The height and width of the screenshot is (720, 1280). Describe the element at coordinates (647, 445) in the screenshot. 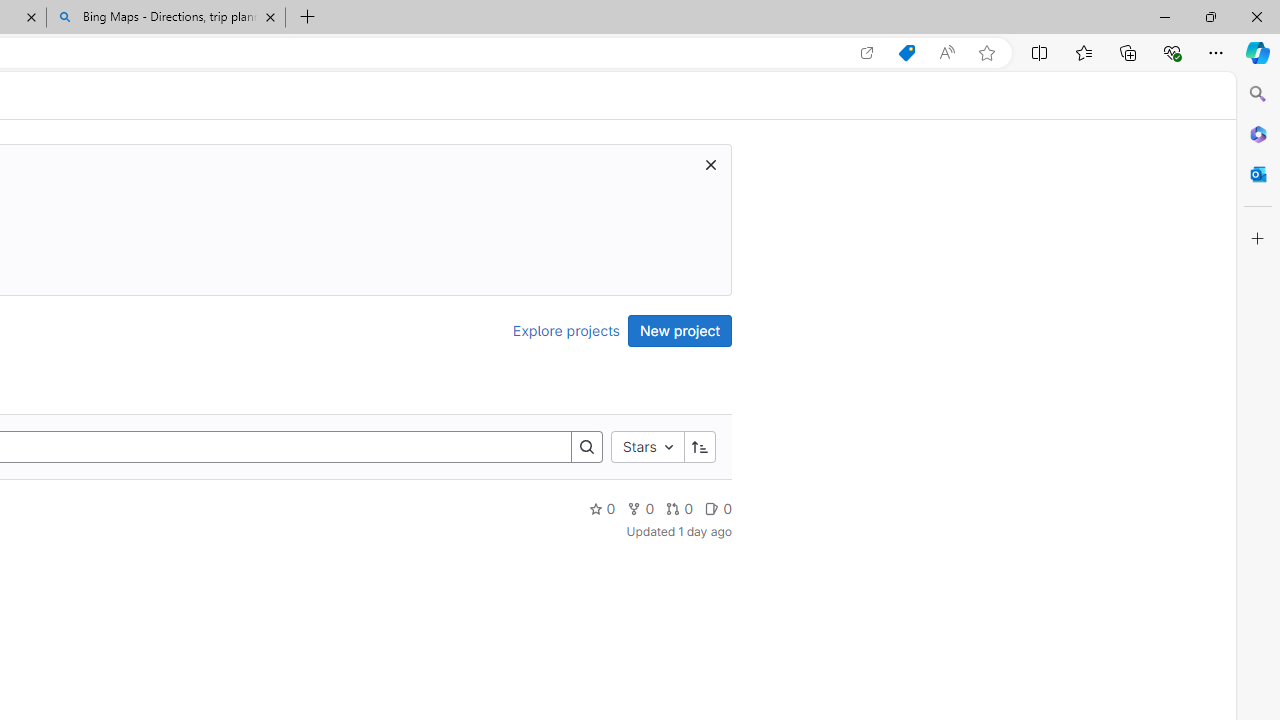

I see `'Stars'` at that location.